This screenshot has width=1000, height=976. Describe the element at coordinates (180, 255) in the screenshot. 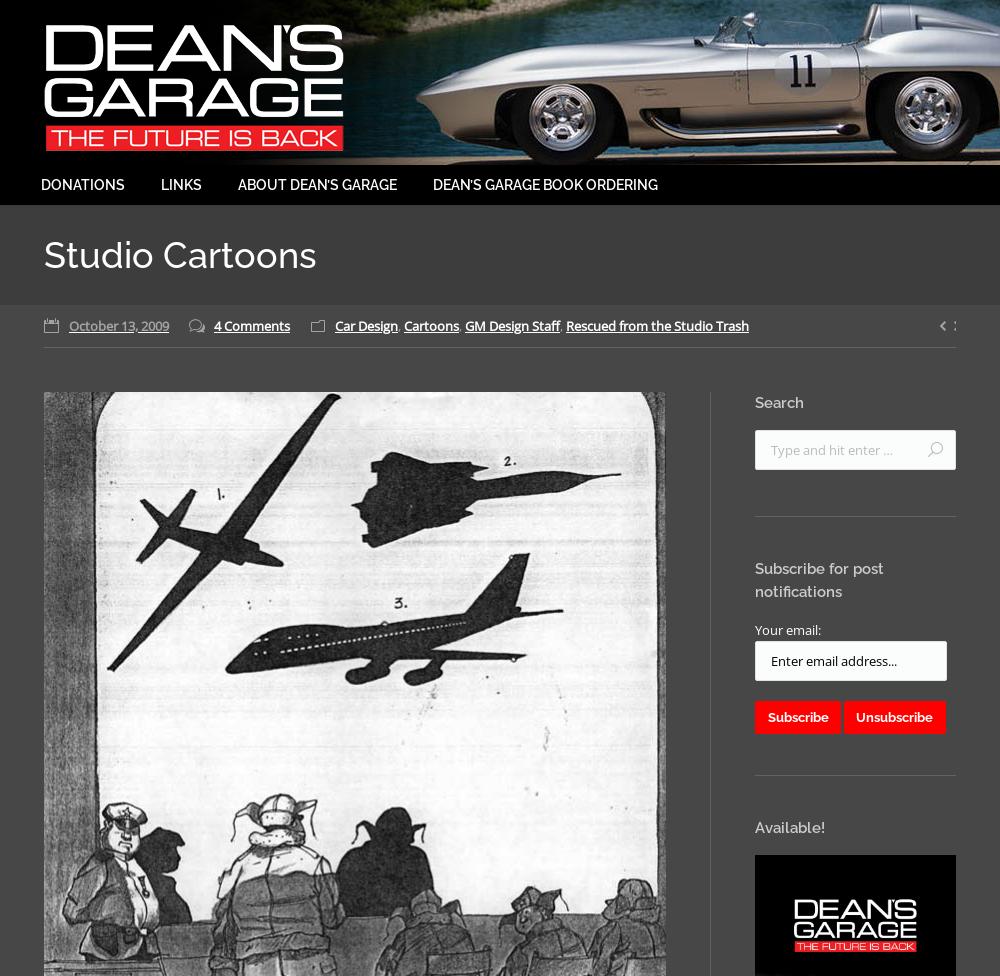

I see `'Studio Cartoons'` at that location.